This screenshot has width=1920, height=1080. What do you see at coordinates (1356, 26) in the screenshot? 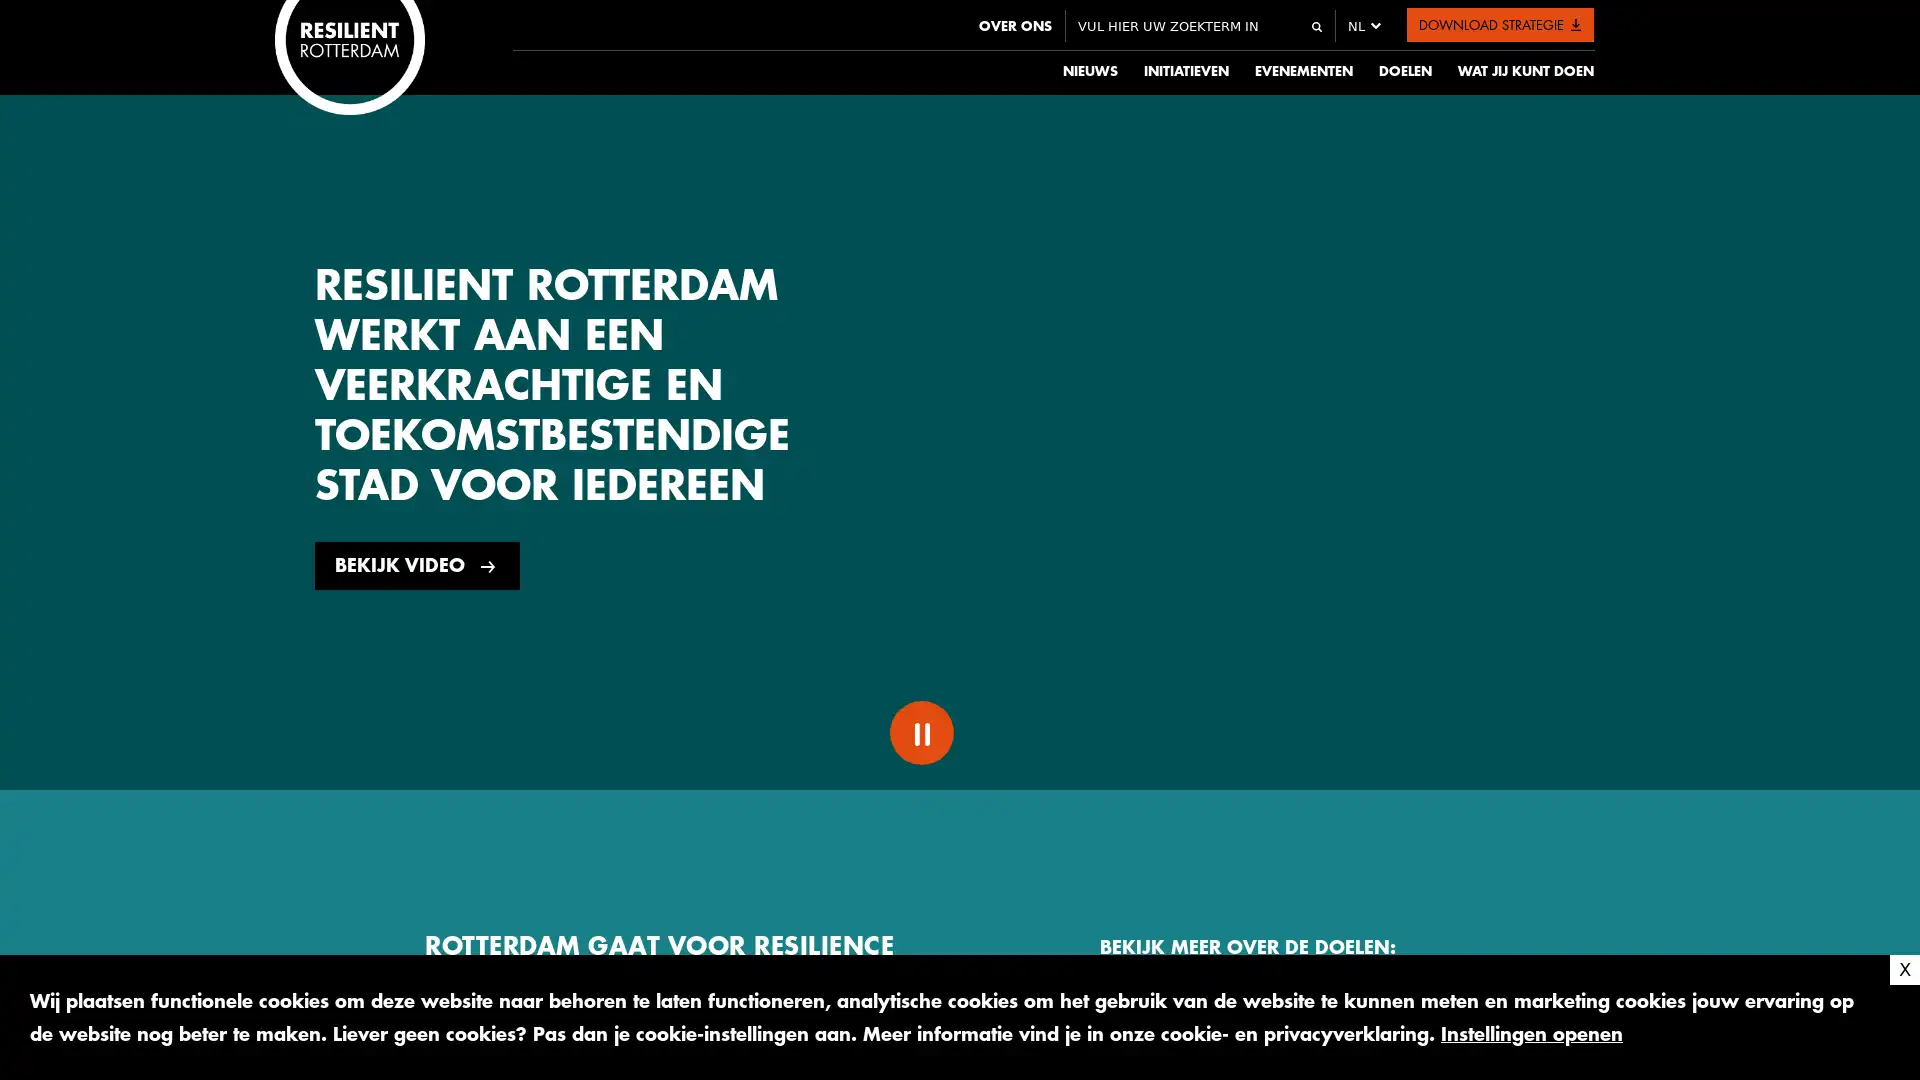
I see `Open taal switch` at bounding box center [1356, 26].